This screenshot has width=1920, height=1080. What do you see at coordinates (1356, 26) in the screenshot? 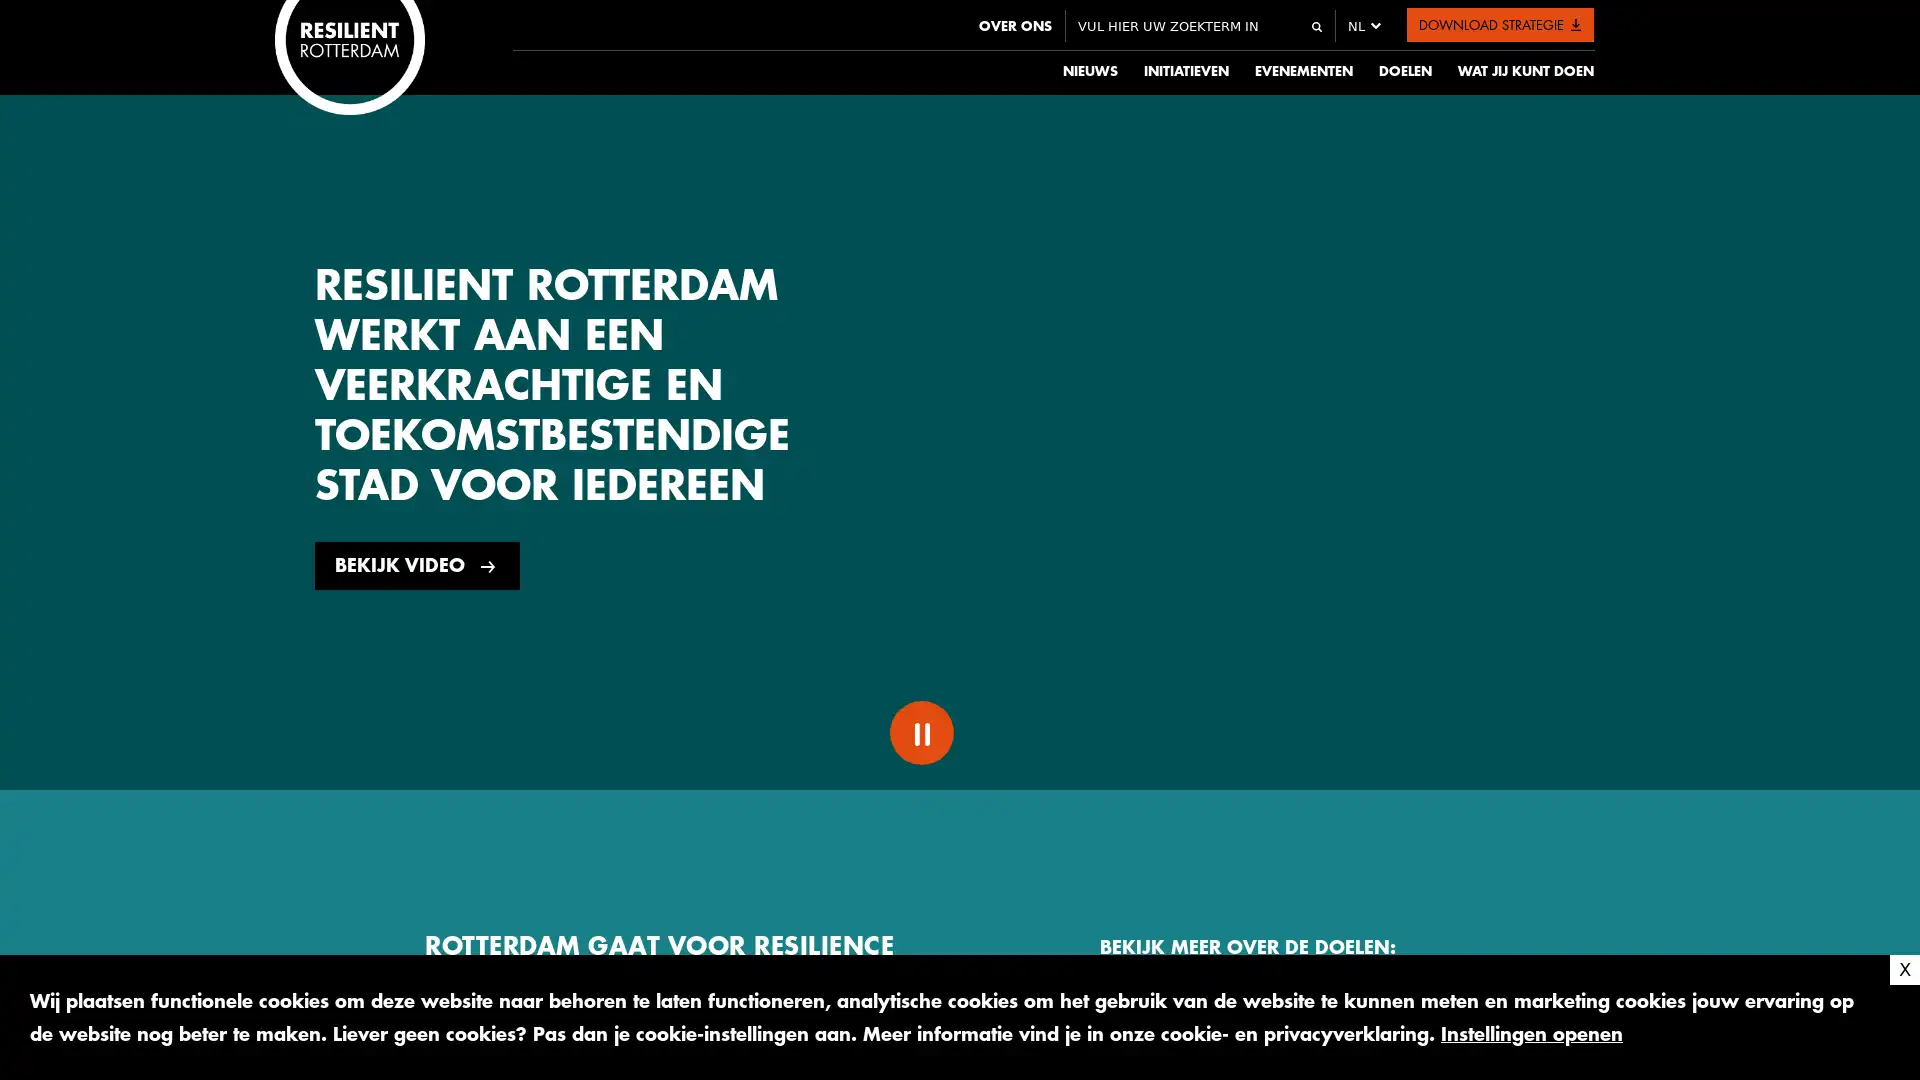
I see `Open taal switch` at bounding box center [1356, 26].